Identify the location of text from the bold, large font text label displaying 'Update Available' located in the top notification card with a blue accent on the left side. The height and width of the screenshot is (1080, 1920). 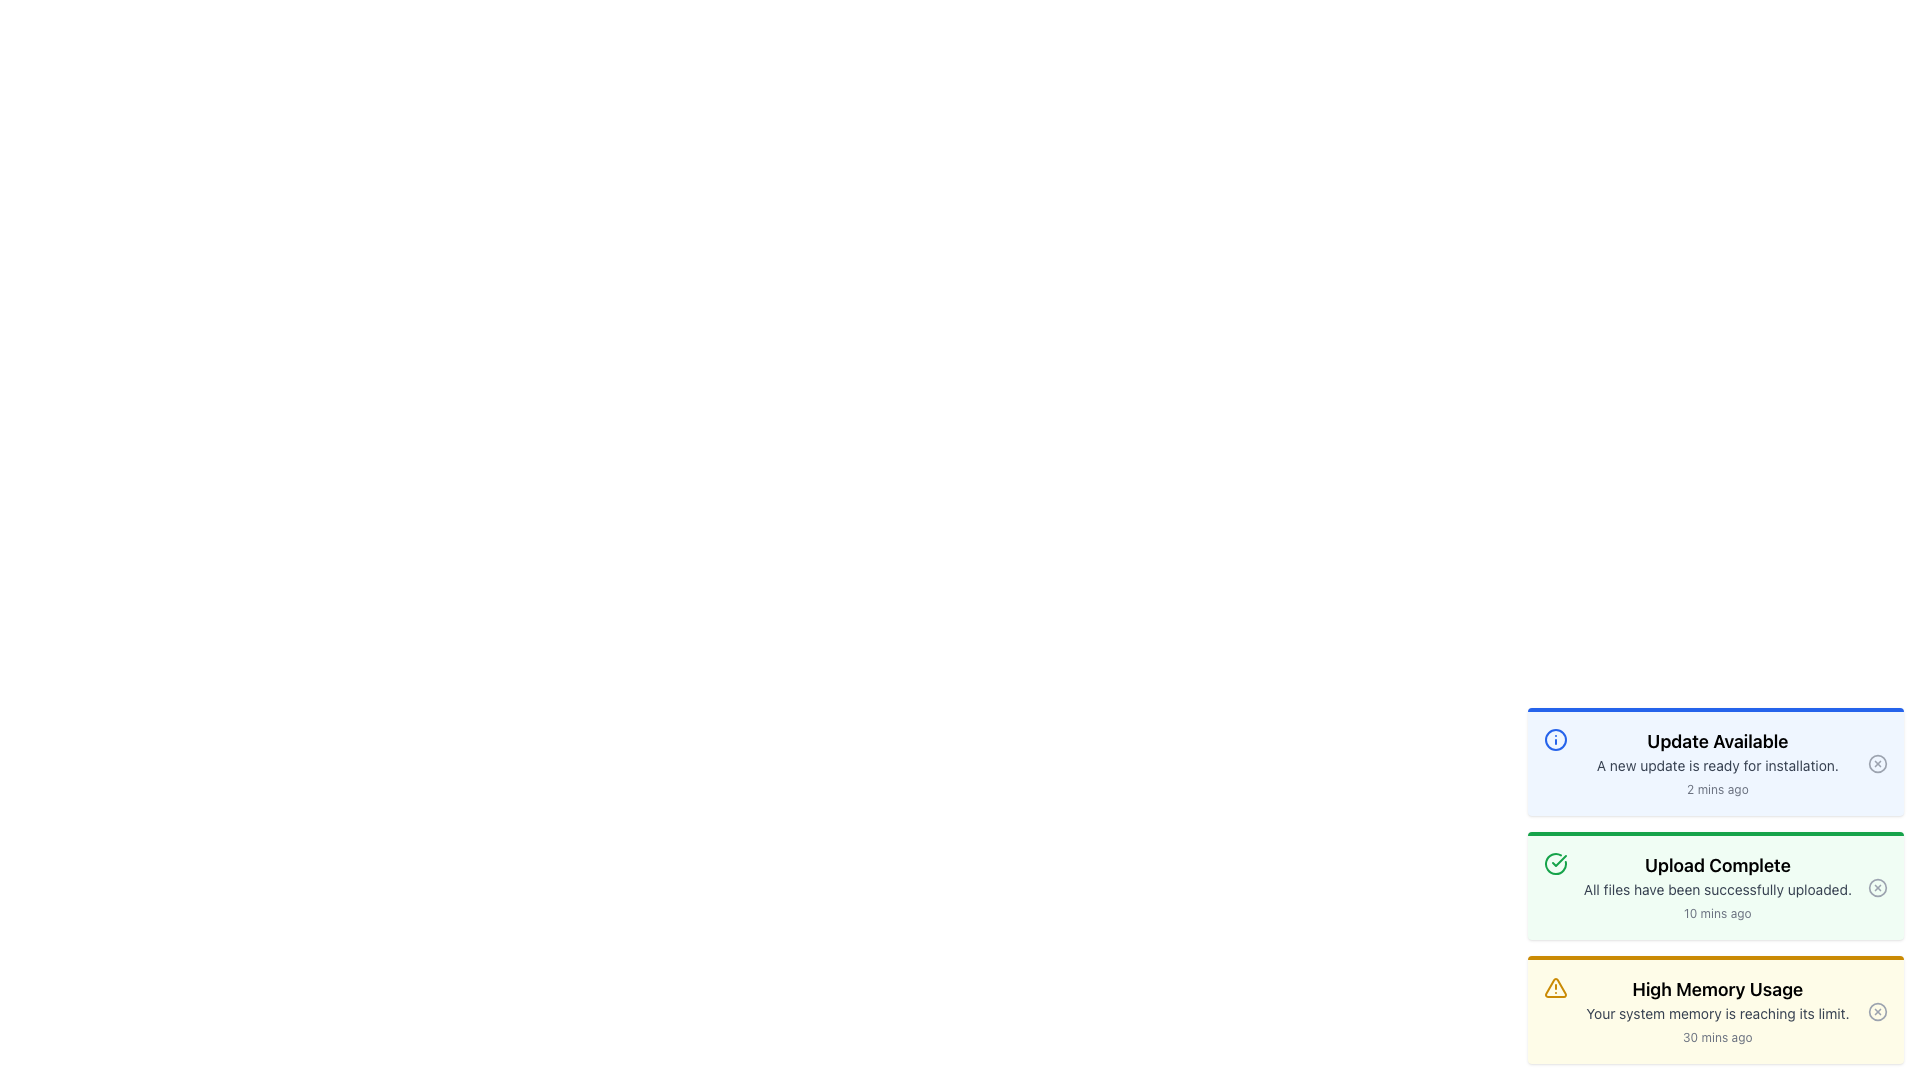
(1716, 741).